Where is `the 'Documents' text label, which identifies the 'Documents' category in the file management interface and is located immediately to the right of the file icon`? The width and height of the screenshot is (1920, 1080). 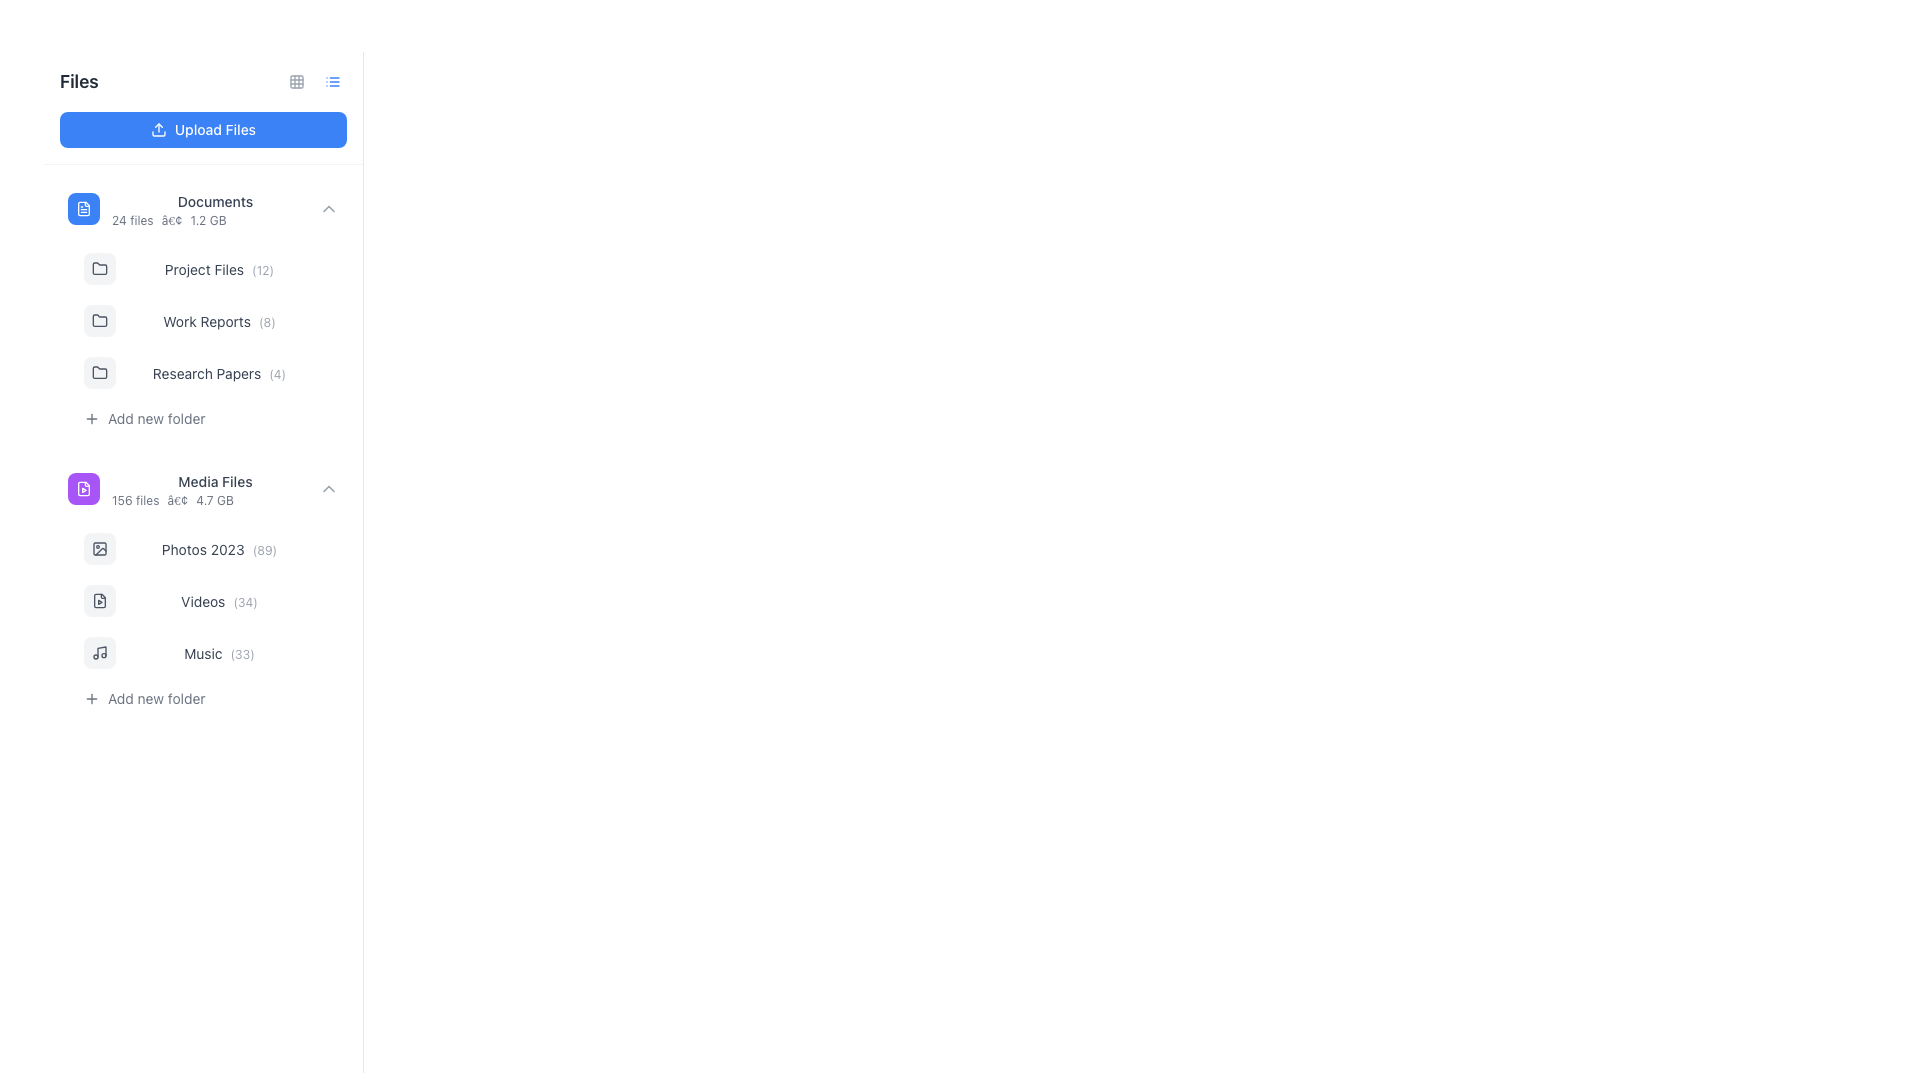
the 'Documents' text label, which identifies the 'Documents' category in the file management interface and is located immediately to the right of the file icon is located at coordinates (215, 201).